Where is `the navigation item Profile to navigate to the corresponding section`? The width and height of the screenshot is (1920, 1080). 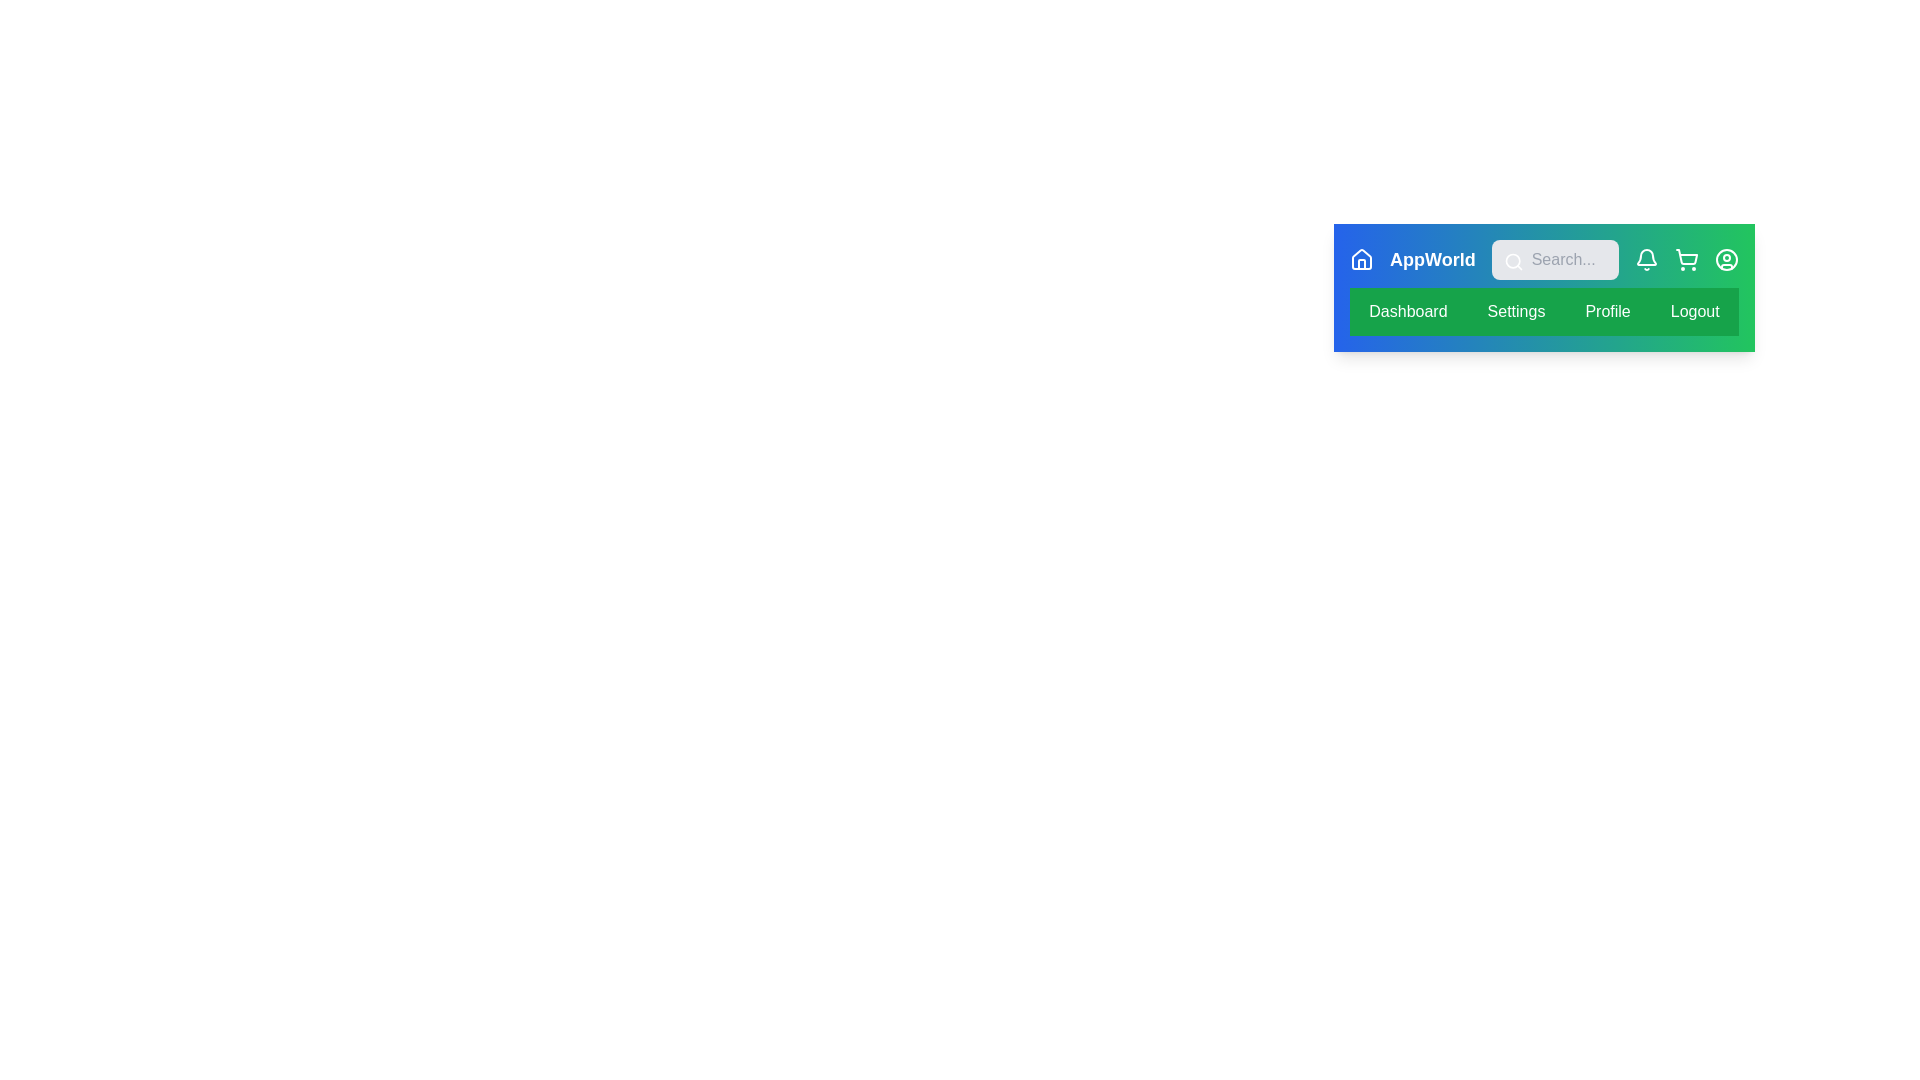 the navigation item Profile to navigate to the corresponding section is located at coordinates (1608, 312).